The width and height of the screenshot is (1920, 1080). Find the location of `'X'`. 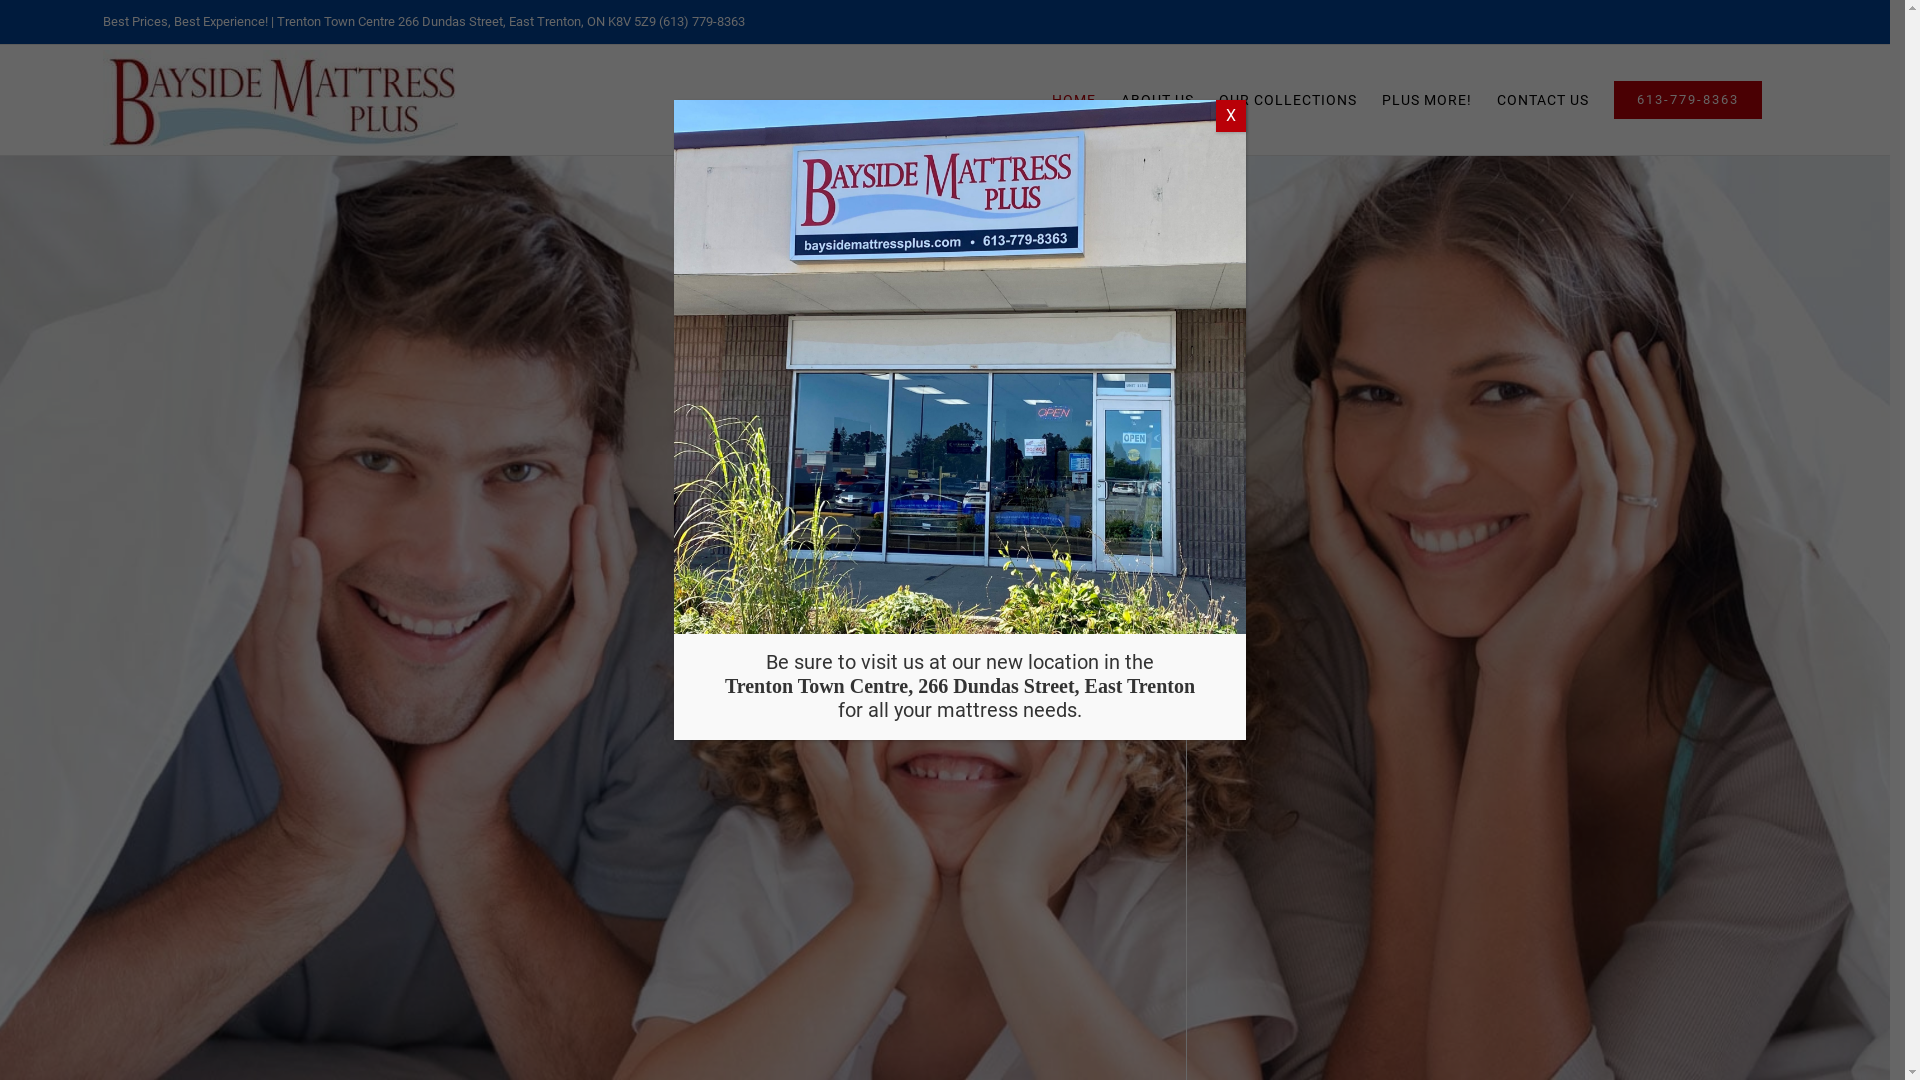

'X' is located at coordinates (1229, 115).